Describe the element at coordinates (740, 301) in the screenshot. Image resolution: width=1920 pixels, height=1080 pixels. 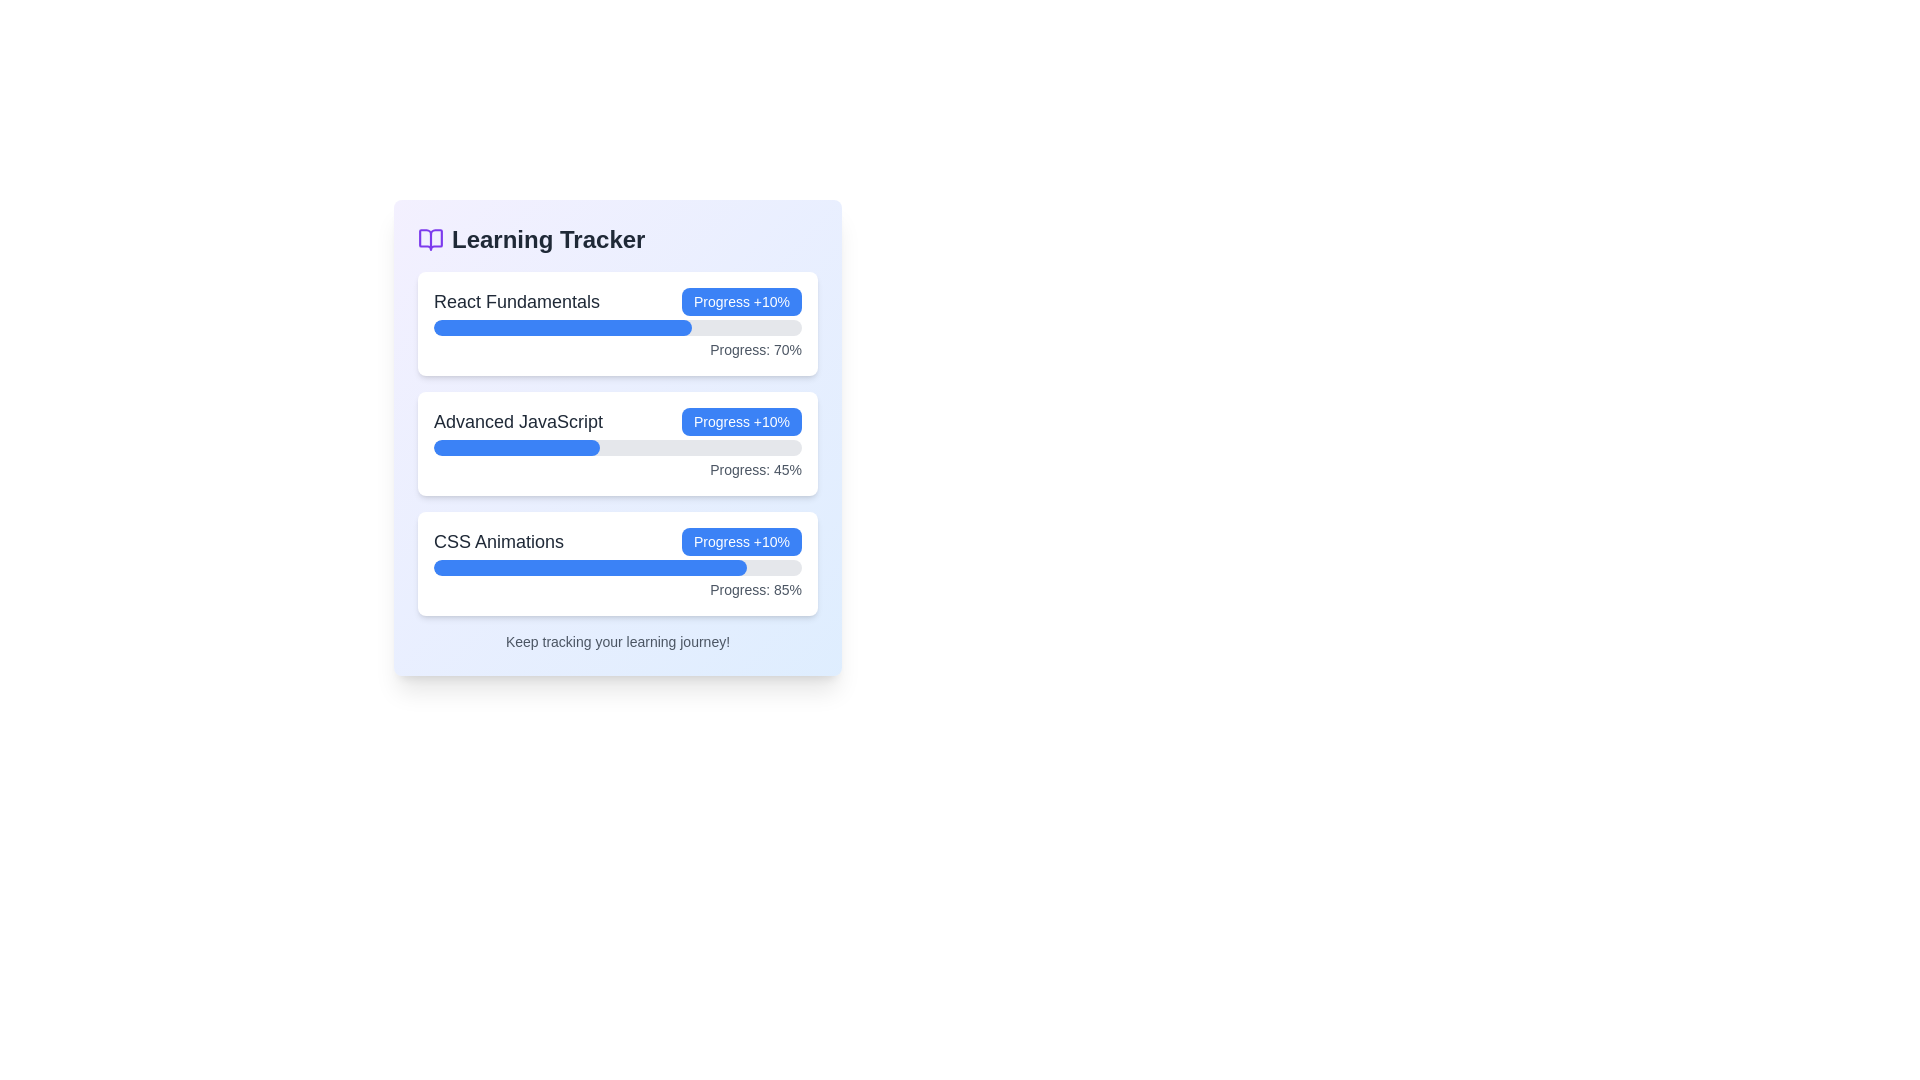
I see `the button labeled 'Progress +10%'` at that location.